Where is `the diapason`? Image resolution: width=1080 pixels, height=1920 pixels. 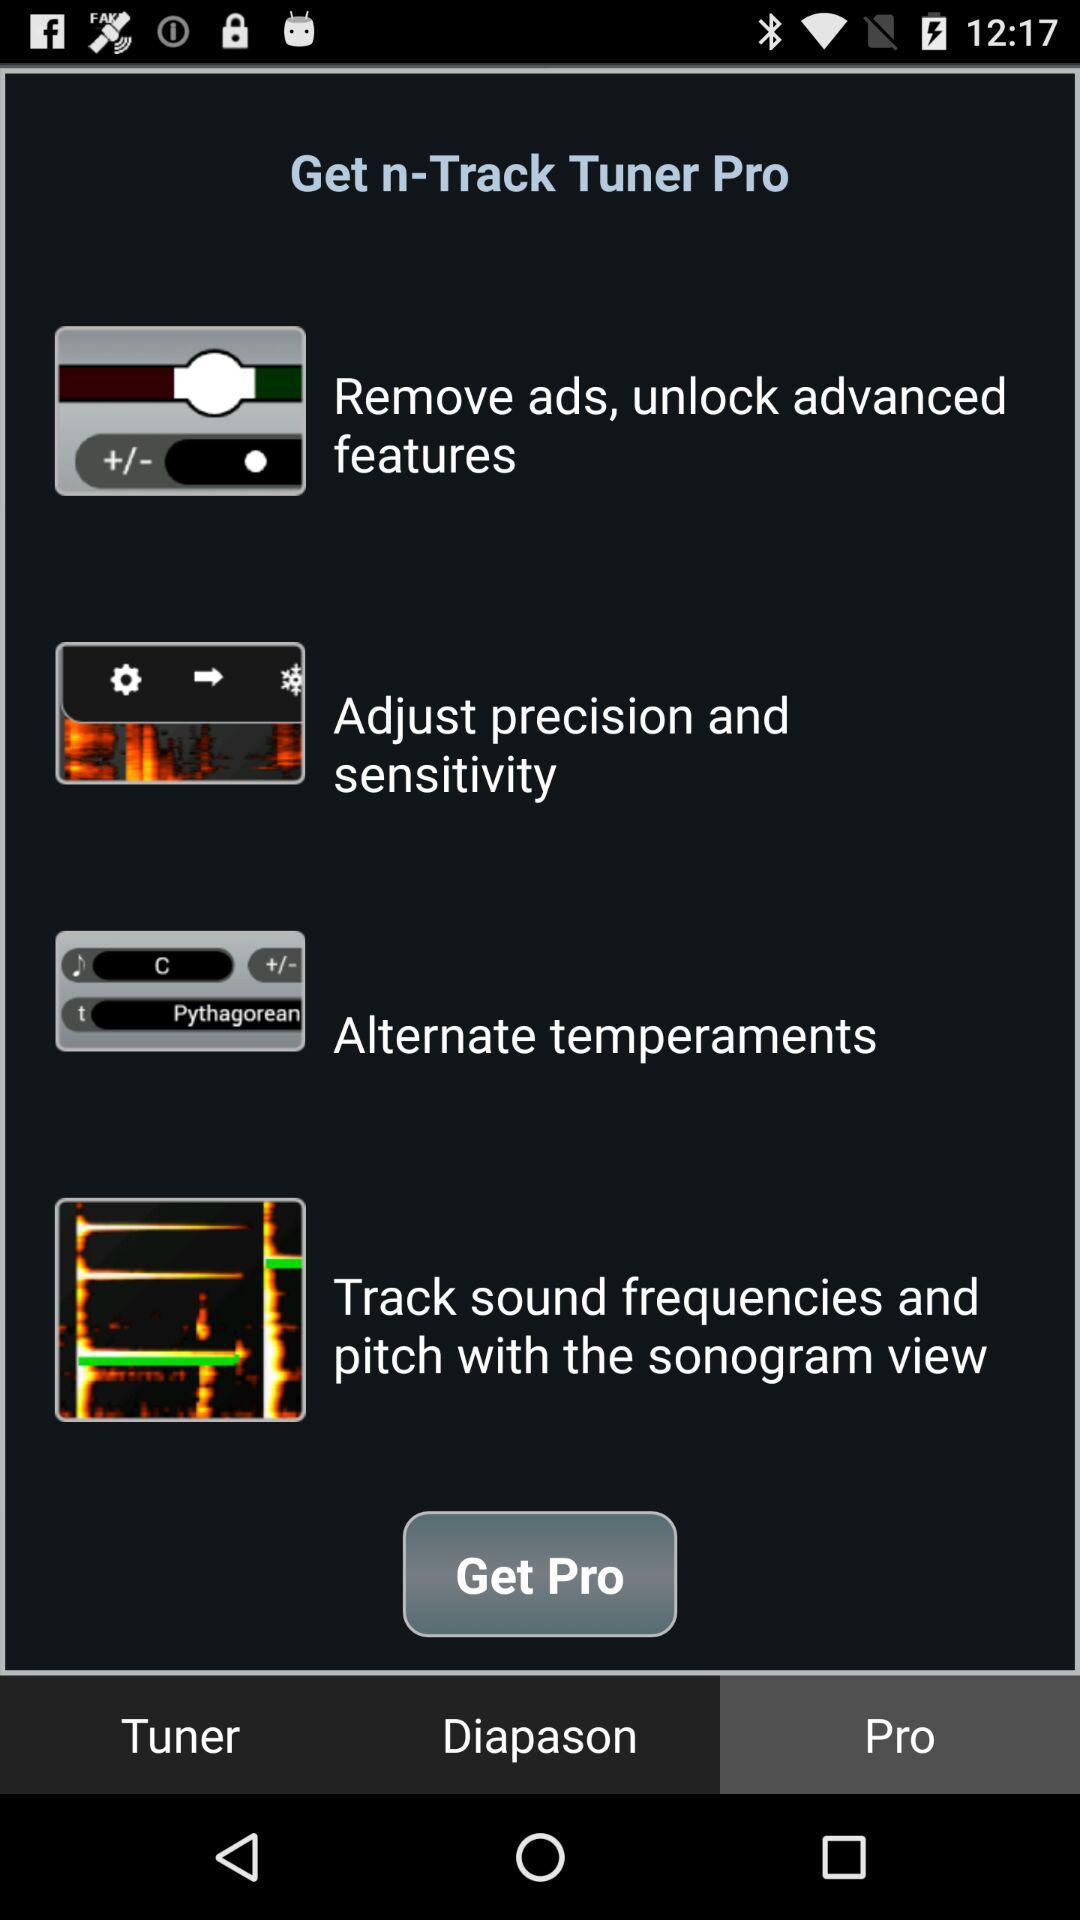
the diapason is located at coordinates (540, 1733).